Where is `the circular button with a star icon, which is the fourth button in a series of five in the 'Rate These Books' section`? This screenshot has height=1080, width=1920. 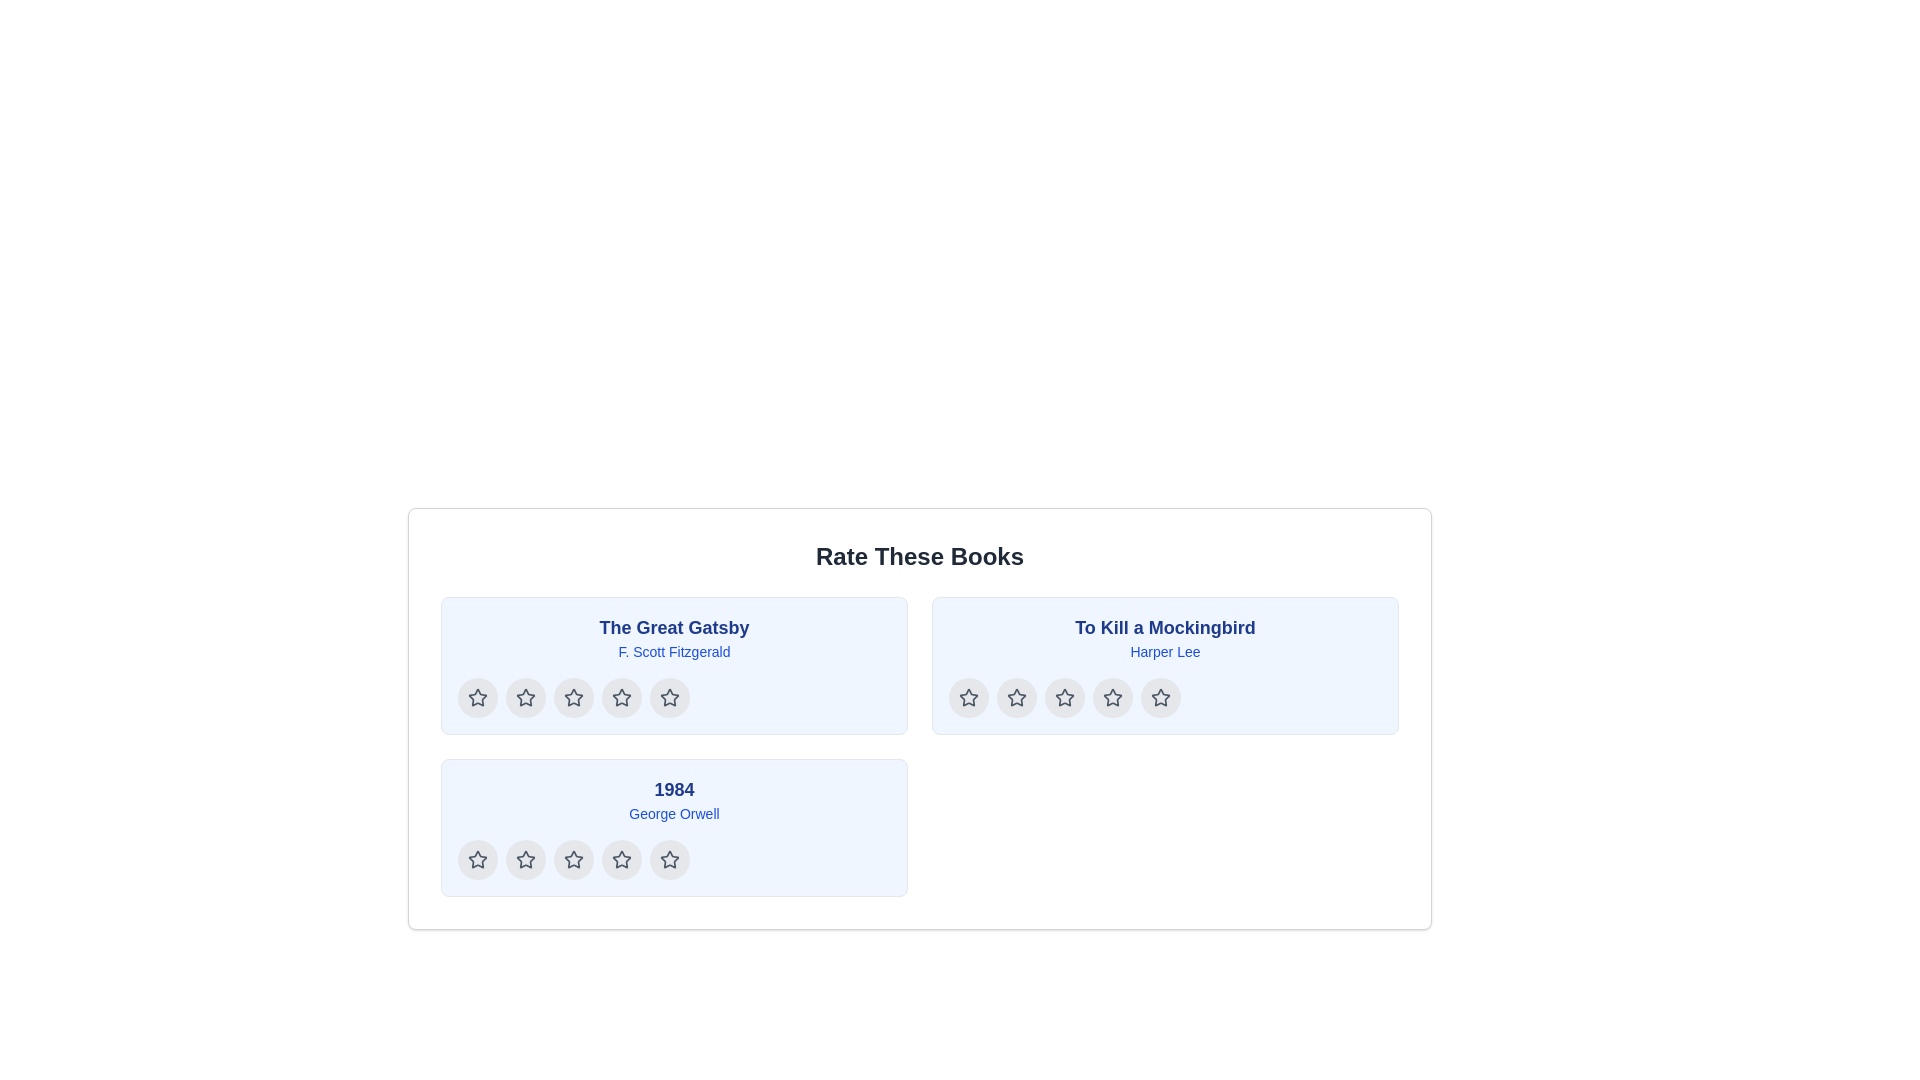 the circular button with a star icon, which is the fourth button in a series of five in the 'Rate These Books' section is located at coordinates (621, 859).